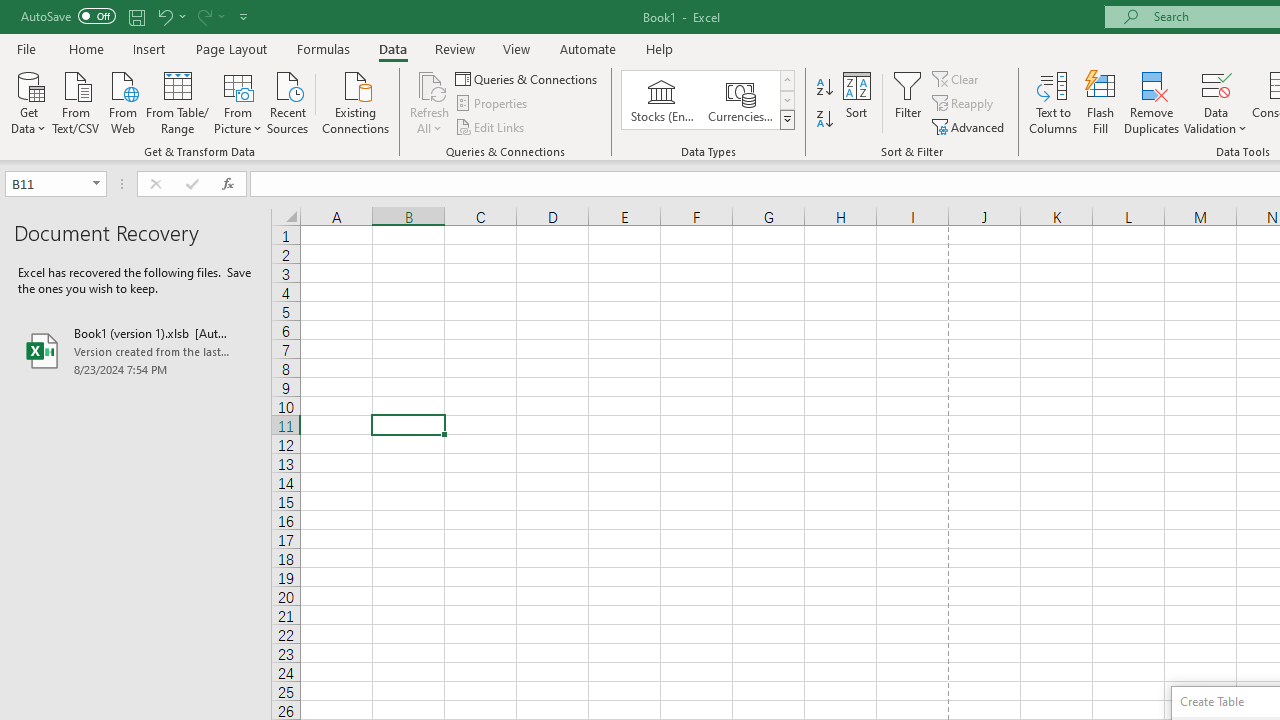 Image resolution: width=1280 pixels, height=720 pixels. I want to click on 'Text to Columns...', so click(1052, 103).